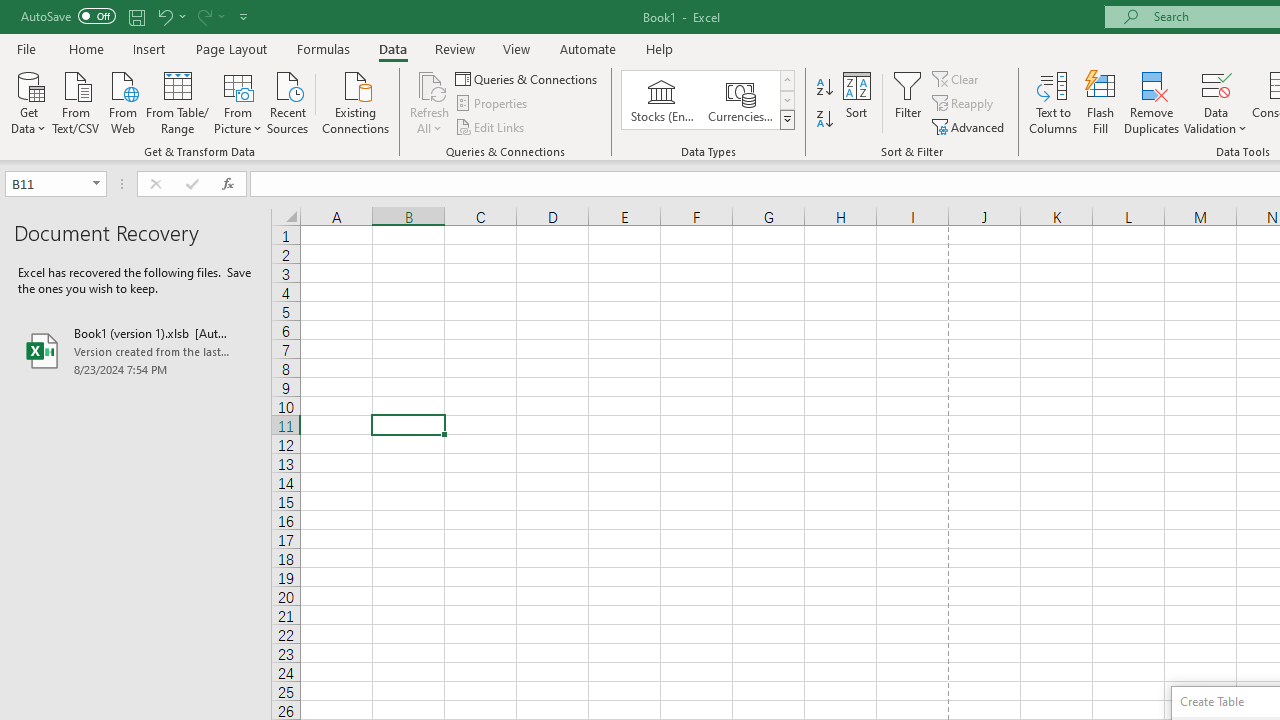 Image resolution: width=1280 pixels, height=720 pixels. I want to click on 'Text to Columns...', so click(1052, 103).